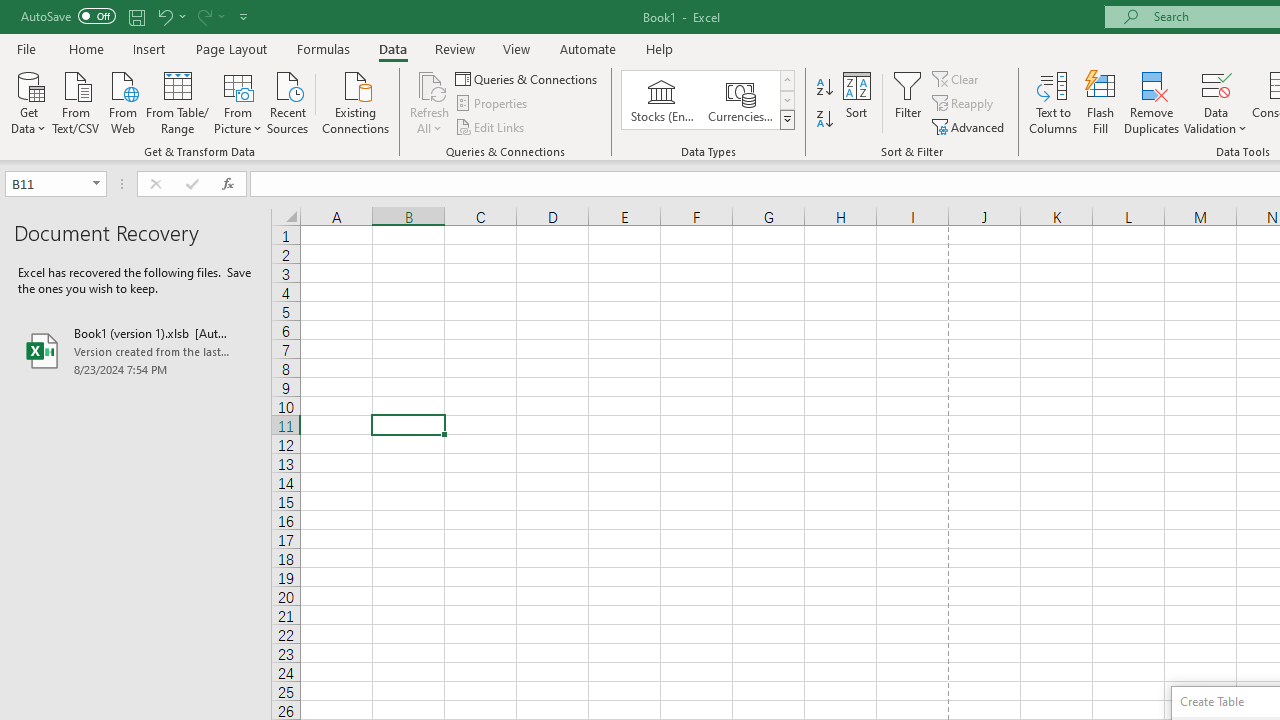 Image resolution: width=1280 pixels, height=720 pixels. I want to click on 'Text to Columns...', so click(1052, 103).